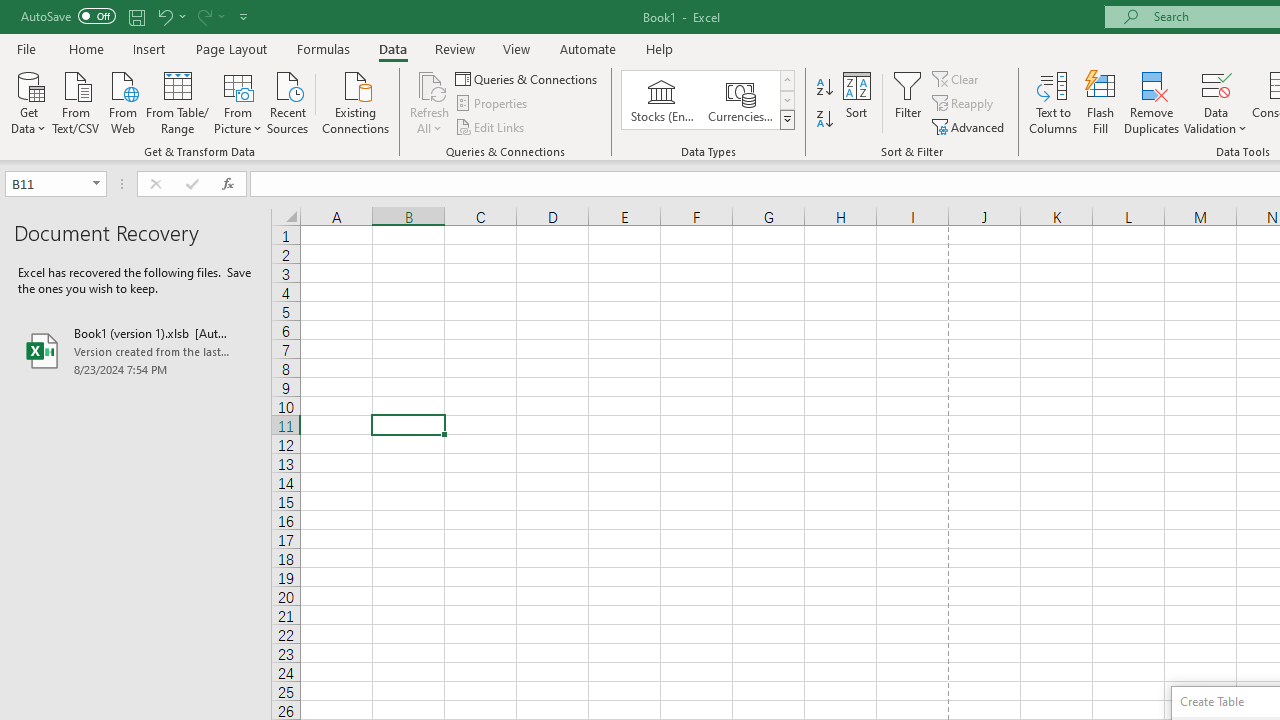 Image resolution: width=1280 pixels, height=720 pixels. I want to click on 'Text to Columns...', so click(1052, 103).